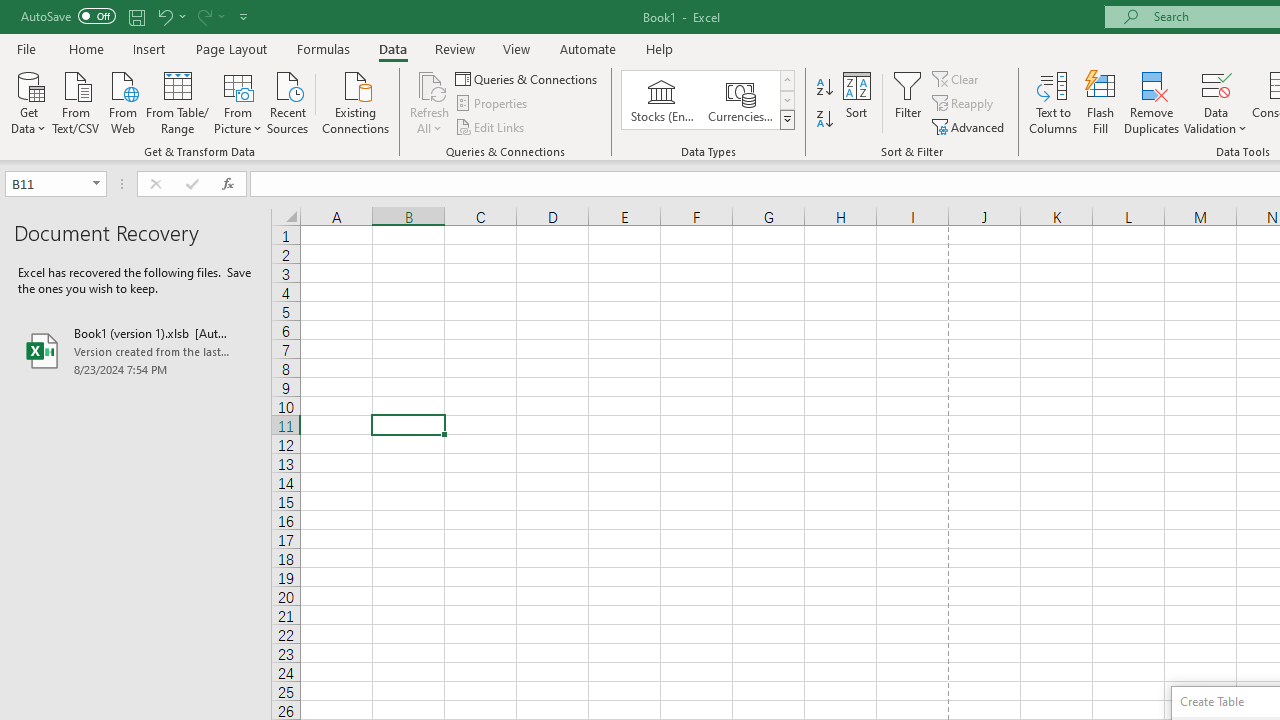 Image resolution: width=1280 pixels, height=720 pixels. I want to click on 'Text to Columns...', so click(1052, 103).